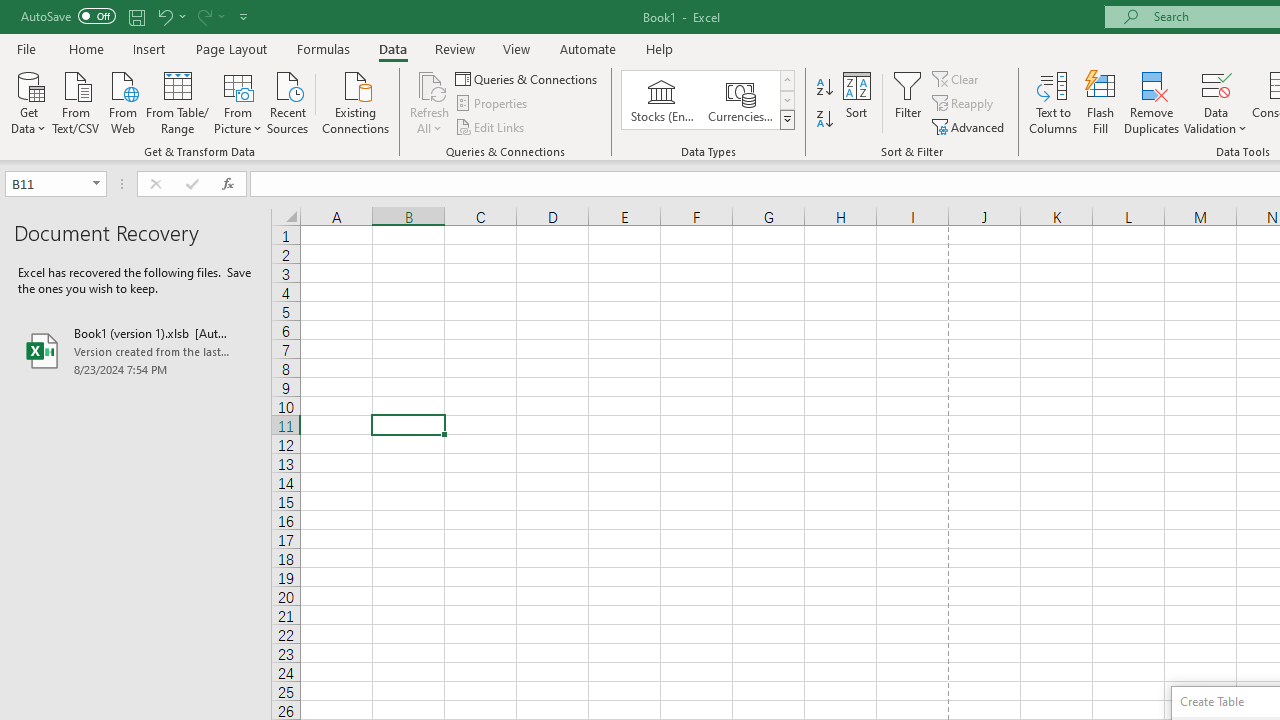 Image resolution: width=1280 pixels, height=720 pixels. I want to click on 'Text to Columns...', so click(1052, 103).